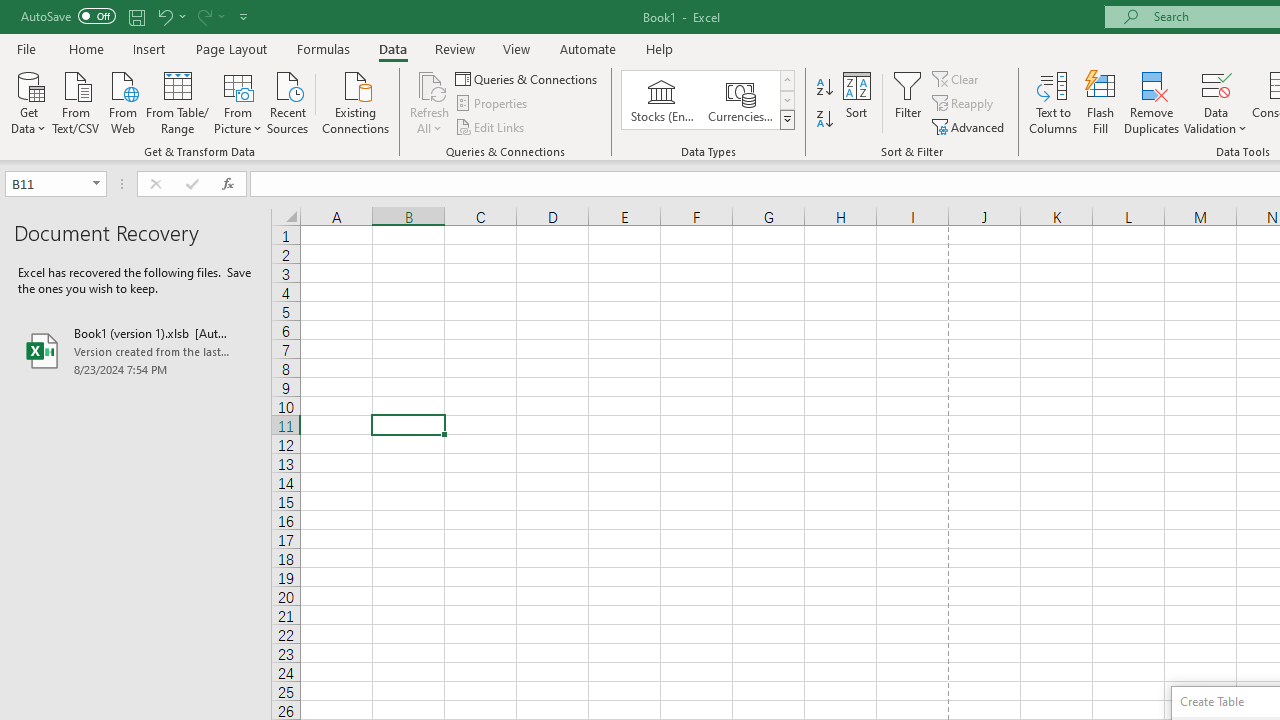 Image resolution: width=1280 pixels, height=720 pixels. I want to click on 'Text to Columns...', so click(1052, 103).